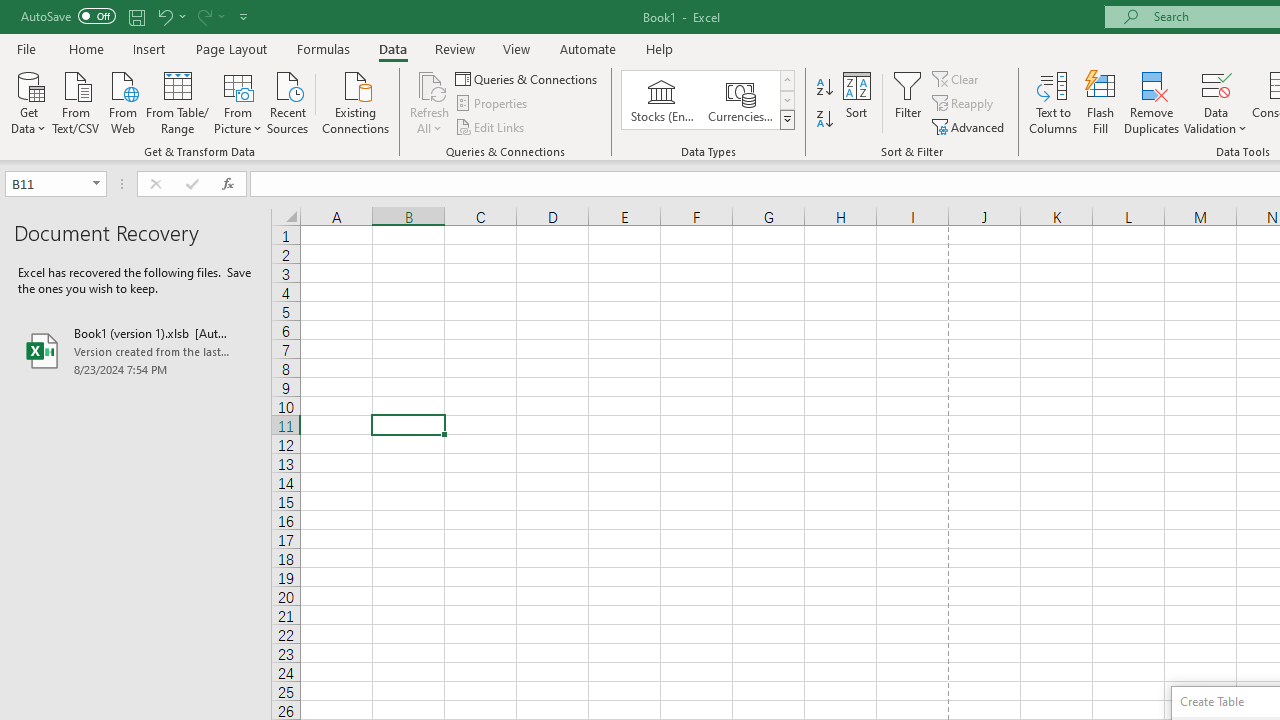 Image resolution: width=1280 pixels, height=720 pixels. I want to click on 'Text to Columns...', so click(1052, 103).